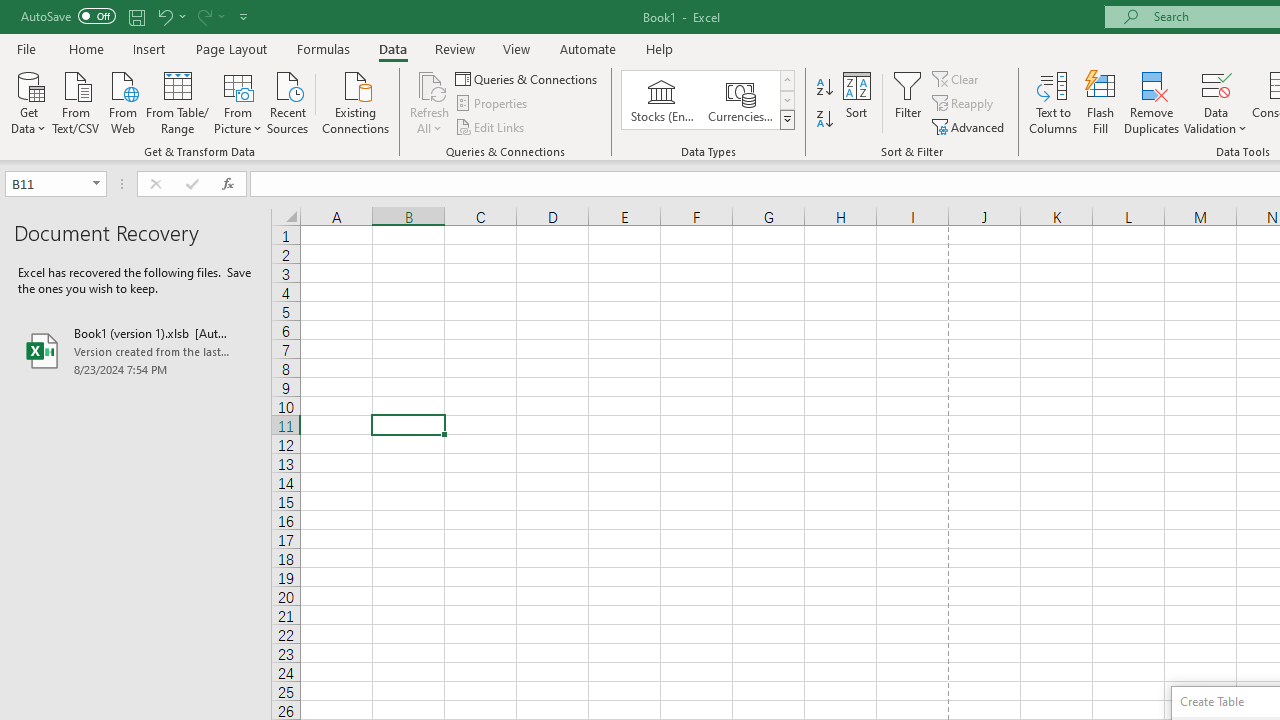 Image resolution: width=1280 pixels, height=720 pixels. I want to click on 'Text to Columns...', so click(1052, 103).